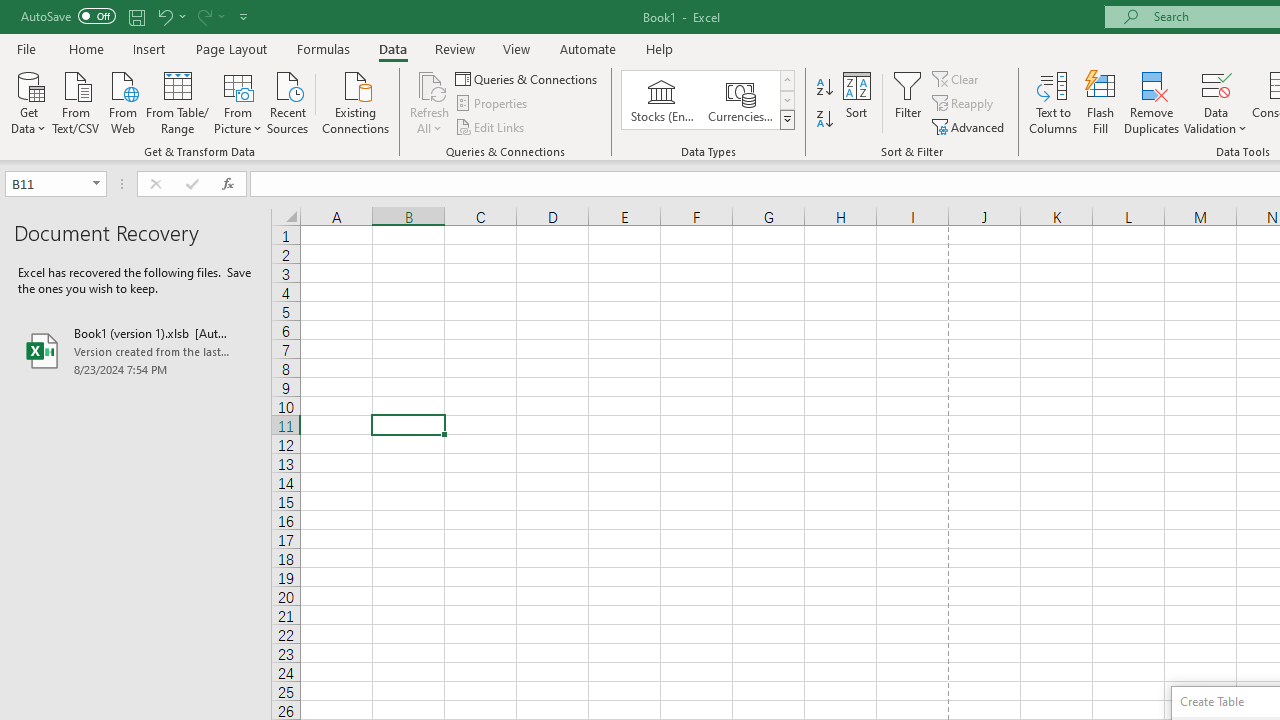 Image resolution: width=1280 pixels, height=720 pixels. I want to click on 'Text to Columns...', so click(1052, 103).